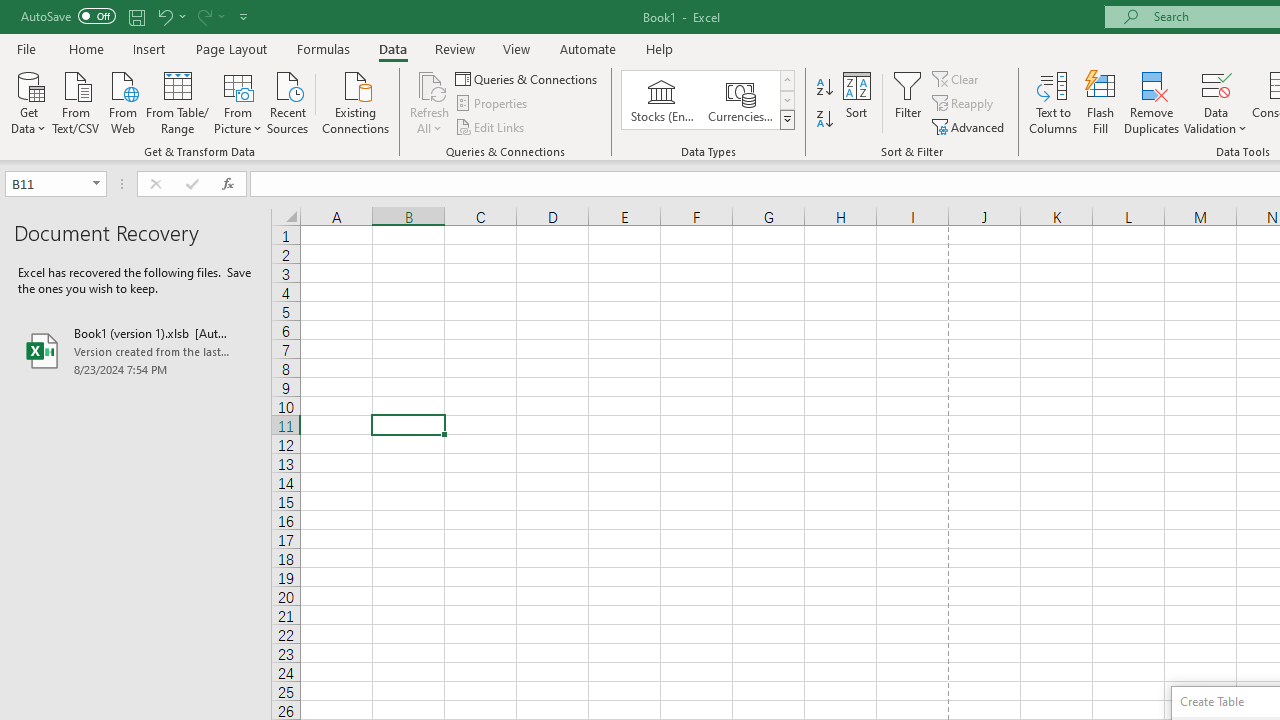 Image resolution: width=1280 pixels, height=720 pixels. I want to click on 'Text to Columns...', so click(1052, 103).